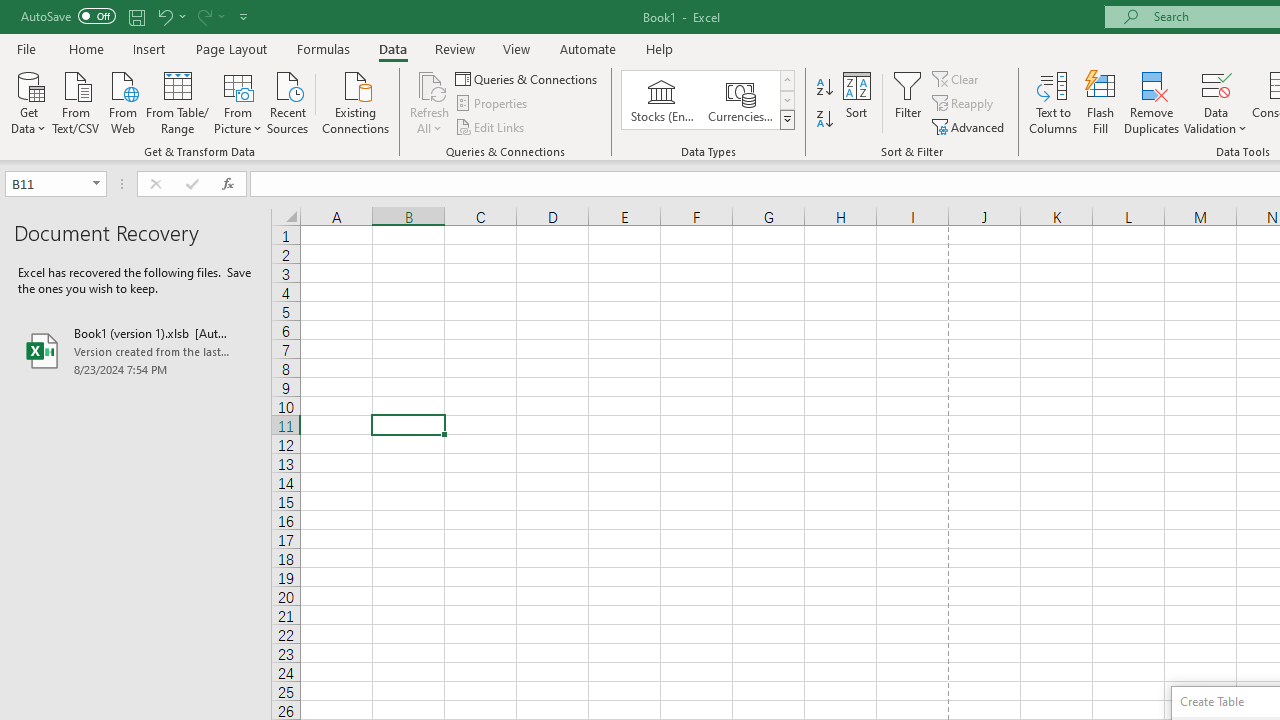 Image resolution: width=1280 pixels, height=720 pixels. I want to click on 'Text to Columns...', so click(1052, 103).